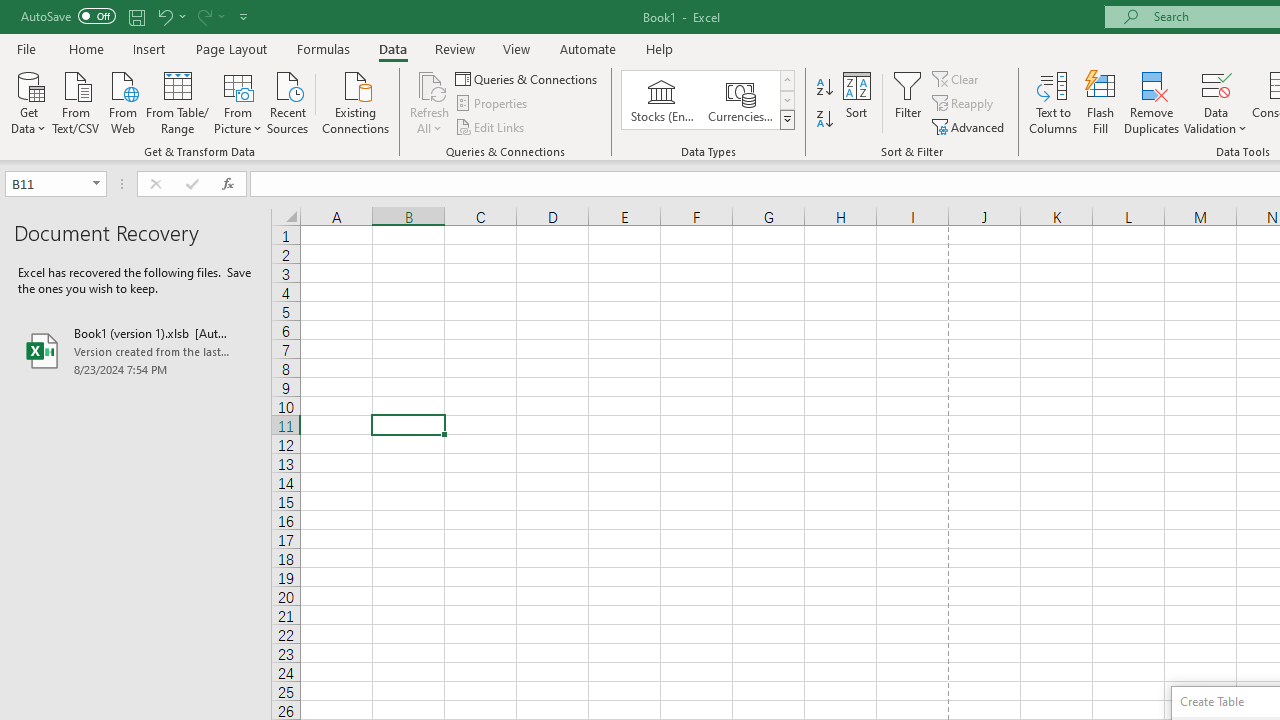 Image resolution: width=1280 pixels, height=720 pixels. I want to click on 'Text to Columns...', so click(1052, 103).